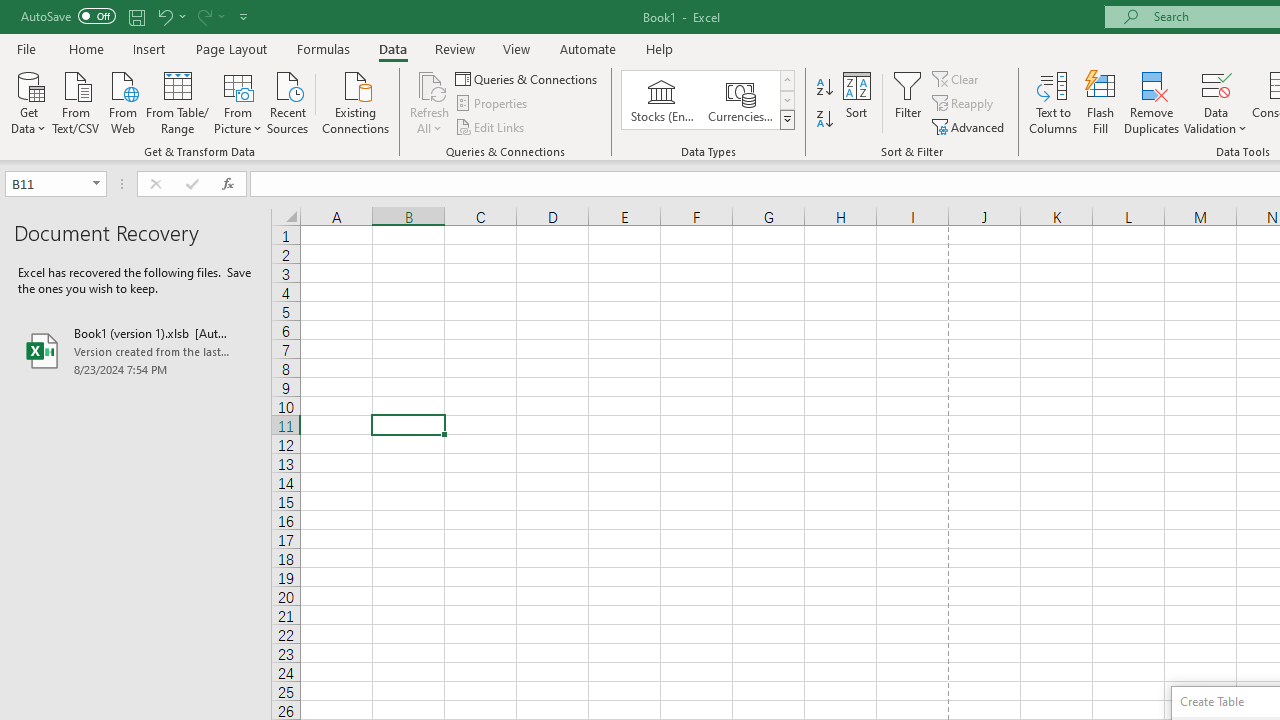 Image resolution: width=1280 pixels, height=720 pixels. I want to click on 'Text to Columns...', so click(1052, 103).